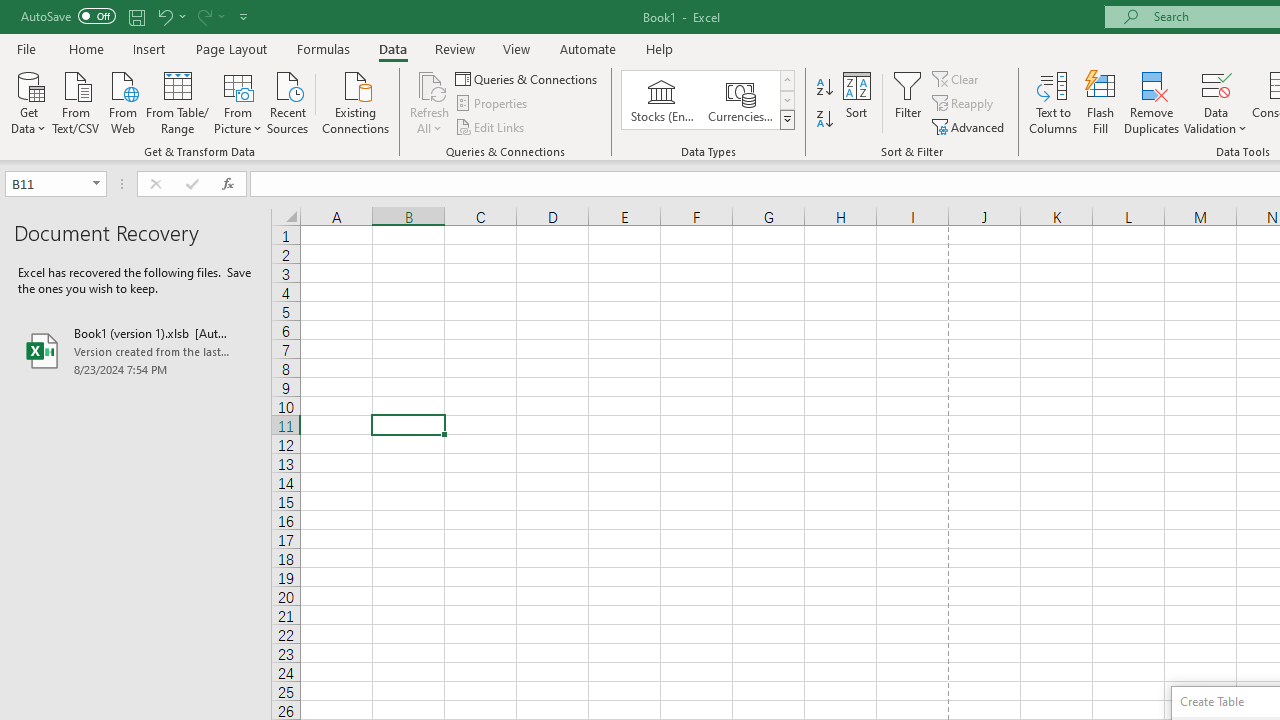 Image resolution: width=1280 pixels, height=720 pixels. I want to click on 'Text to Columns...', so click(1052, 103).